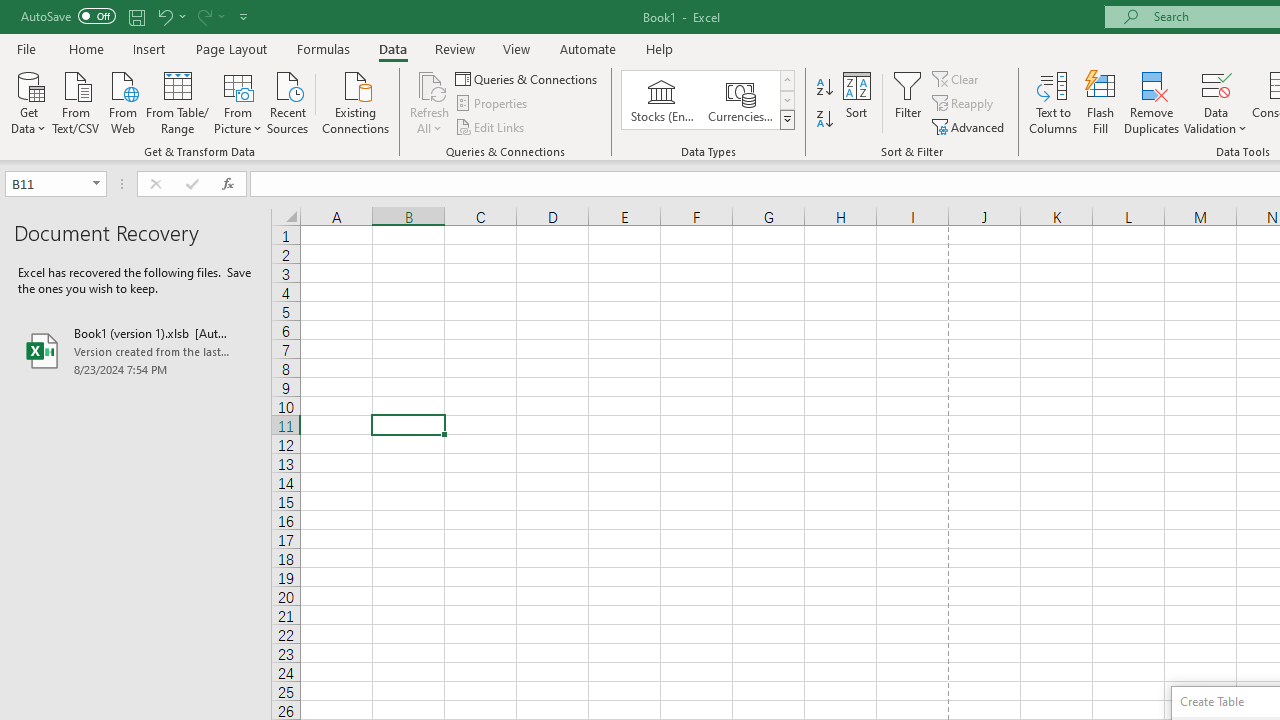 Image resolution: width=1280 pixels, height=720 pixels. I want to click on 'Text to Columns...', so click(1052, 103).